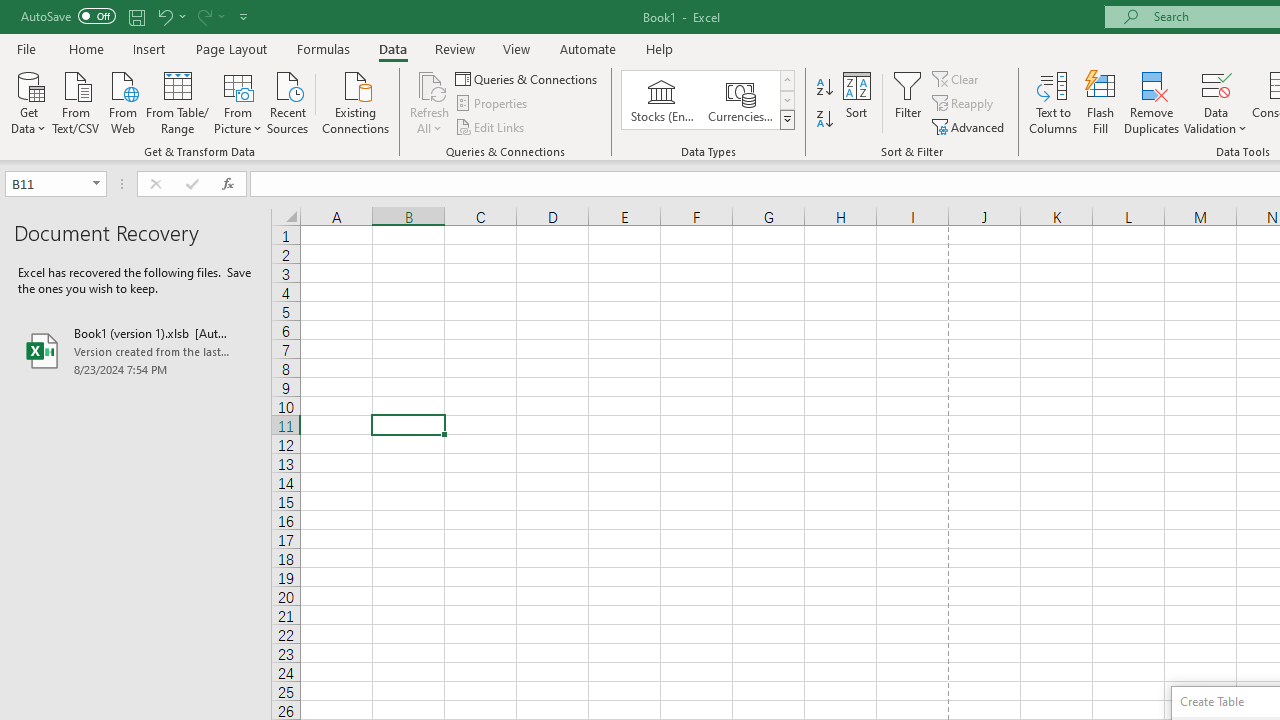 Image resolution: width=1280 pixels, height=720 pixels. I want to click on 'Text to Columns...', so click(1052, 103).